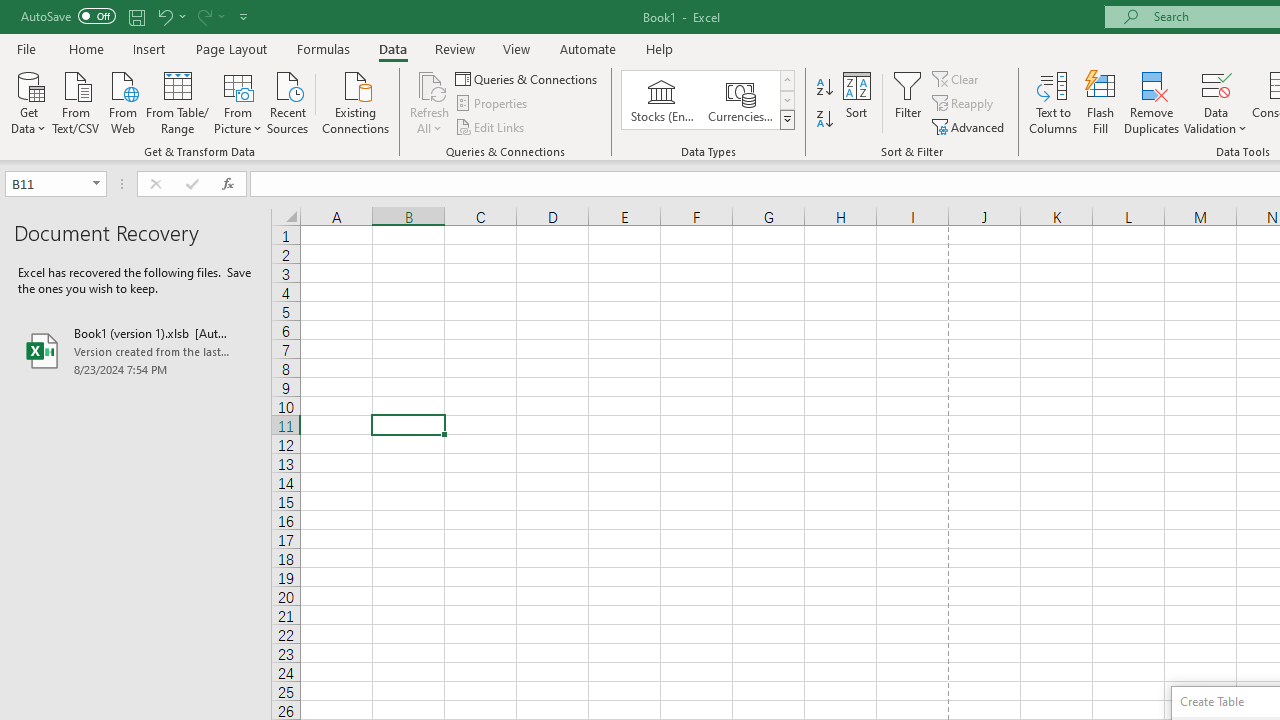 Image resolution: width=1280 pixels, height=720 pixels. I want to click on 'Text to Columns...', so click(1052, 103).